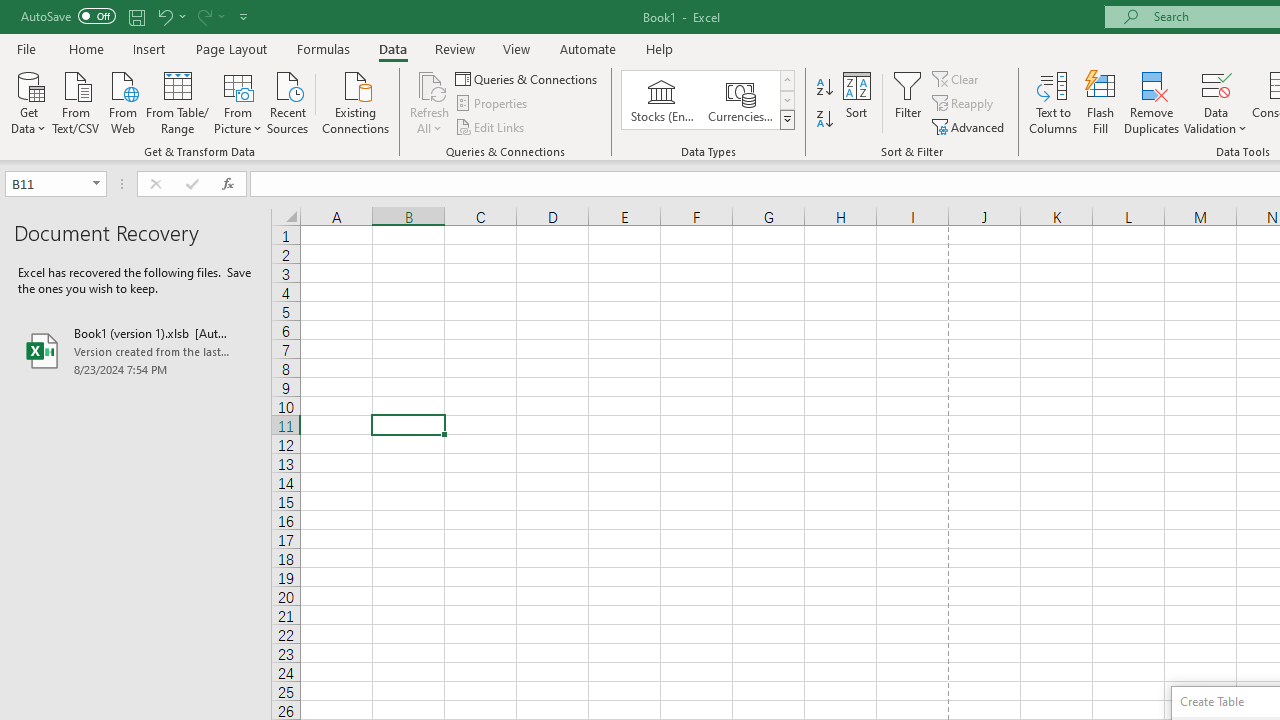 Image resolution: width=1280 pixels, height=720 pixels. I want to click on 'Text to Columns...', so click(1052, 103).